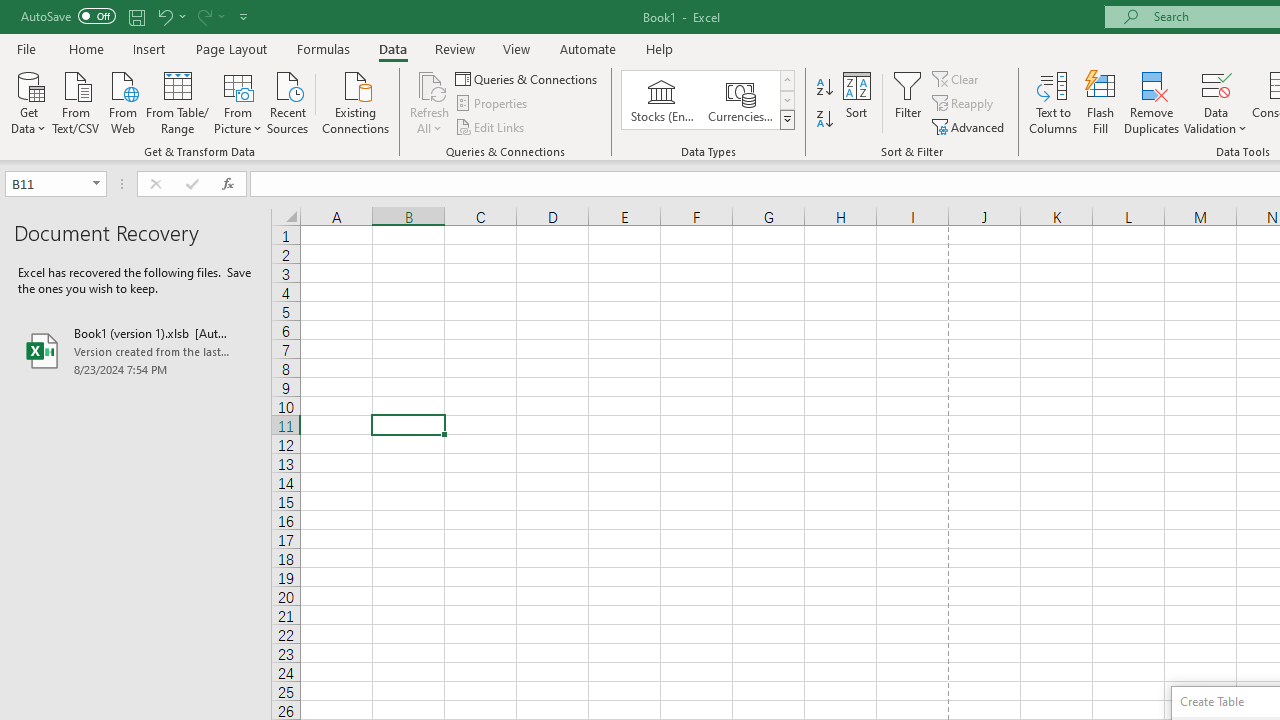 Image resolution: width=1280 pixels, height=720 pixels. I want to click on 'Text to Columns...', so click(1052, 103).